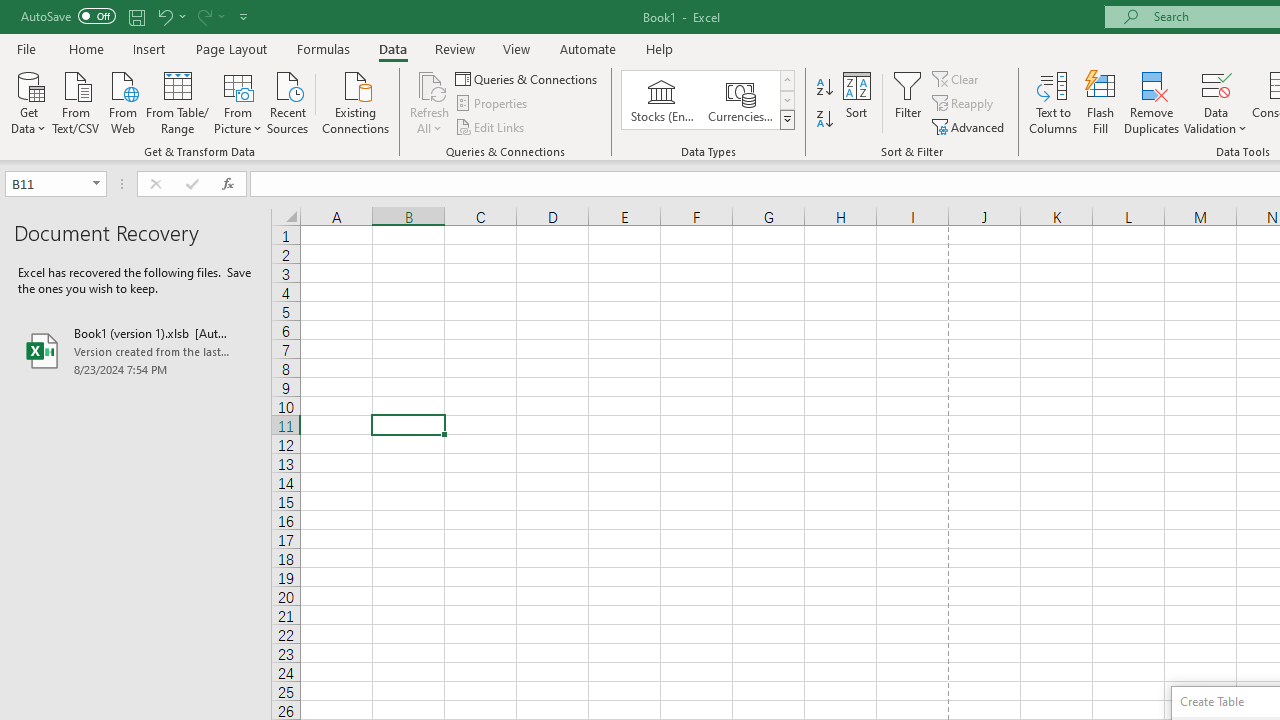 Image resolution: width=1280 pixels, height=720 pixels. I want to click on 'Text to Columns...', so click(1052, 103).